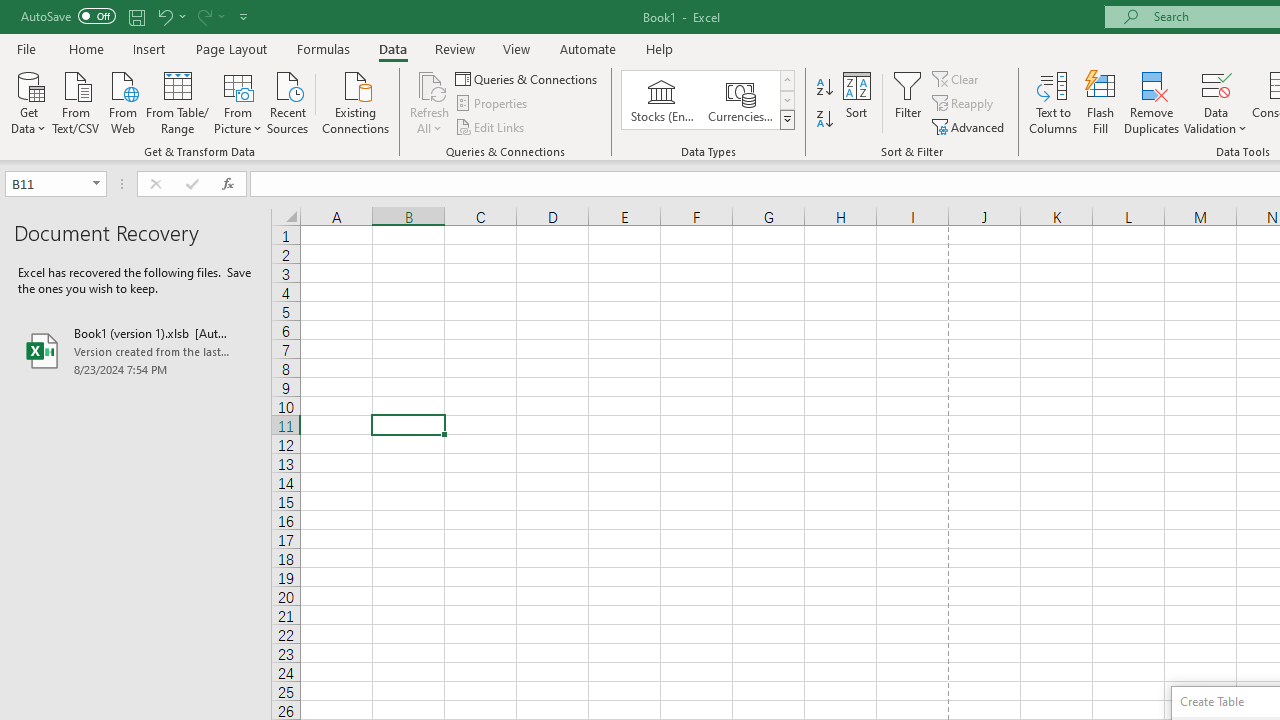 Image resolution: width=1280 pixels, height=720 pixels. I want to click on 'Text to Columns...', so click(1052, 103).